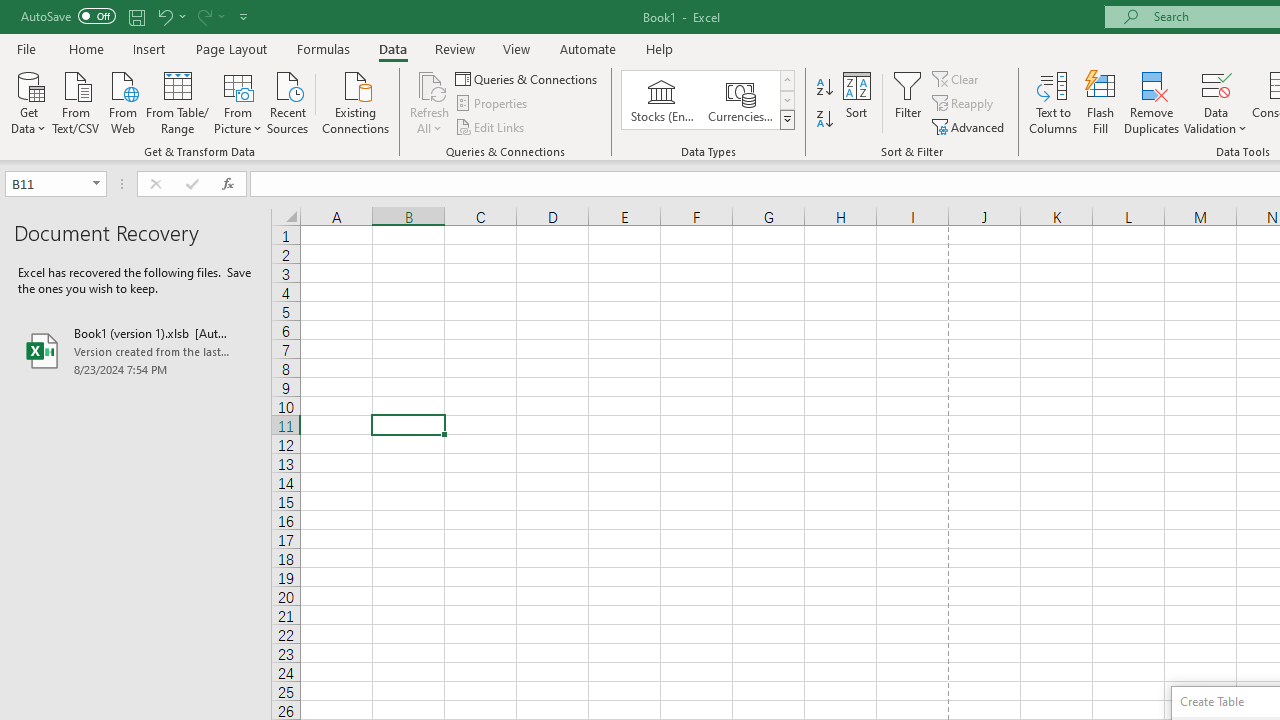 Image resolution: width=1280 pixels, height=720 pixels. I want to click on 'Text to Columns...', so click(1052, 103).